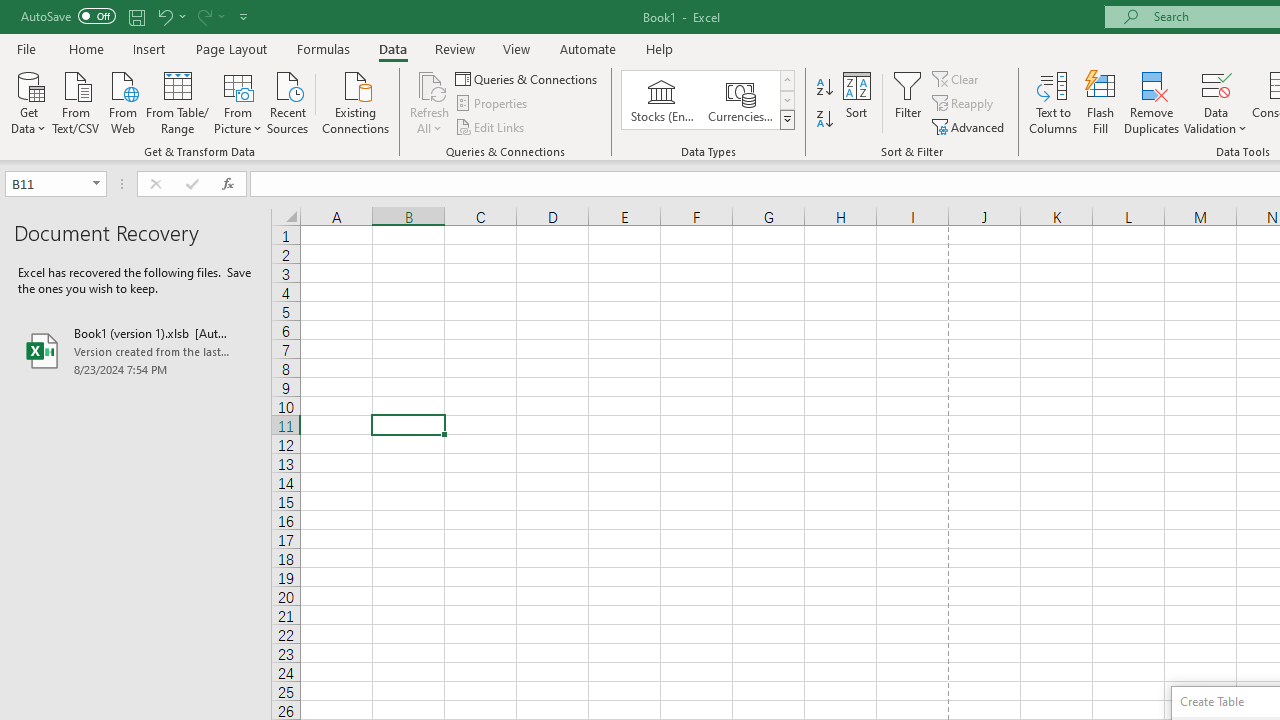 Image resolution: width=1280 pixels, height=720 pixels. I want to click on 'Text to Columns...', so click(1052, 103).